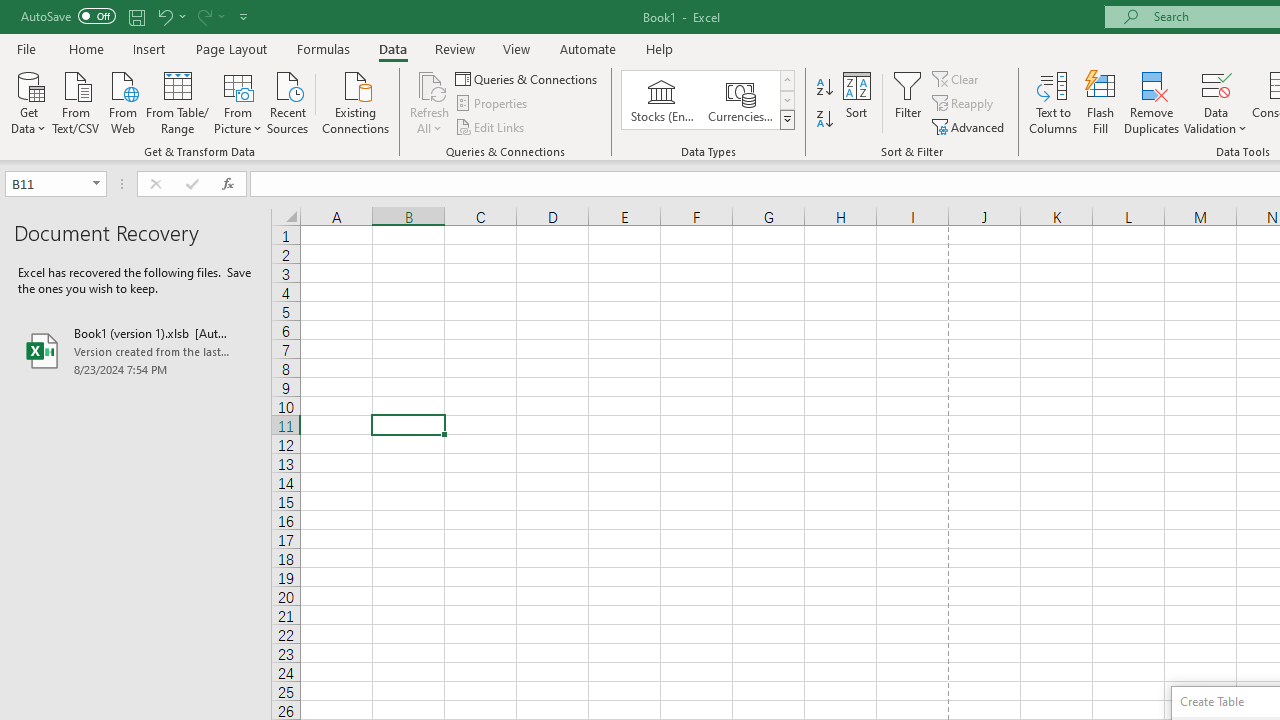 Image resolution: width=1280 pixels, height=720 pixels. I want to click on 'Text to Columns...', so click(1052, 103).